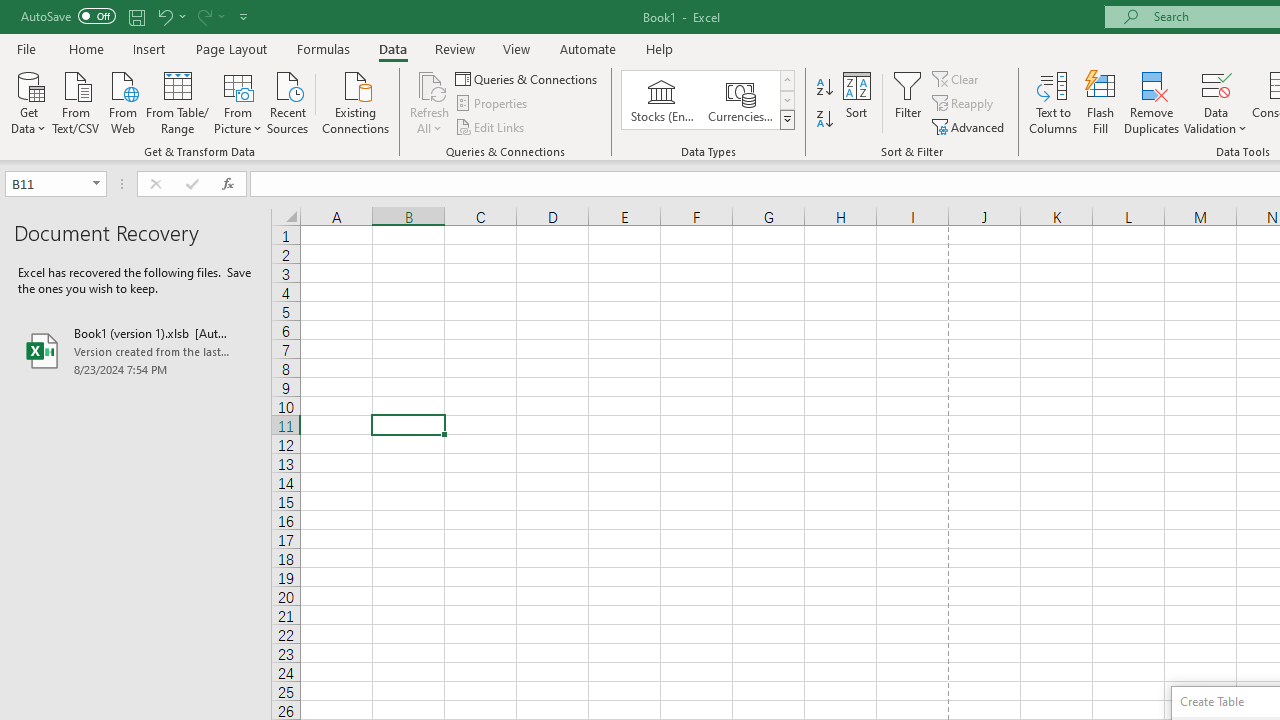 Image resolution: width=1280 pixels, height=720 pixels. I want to click on 'Text to Columns...', so click(1052, 103).